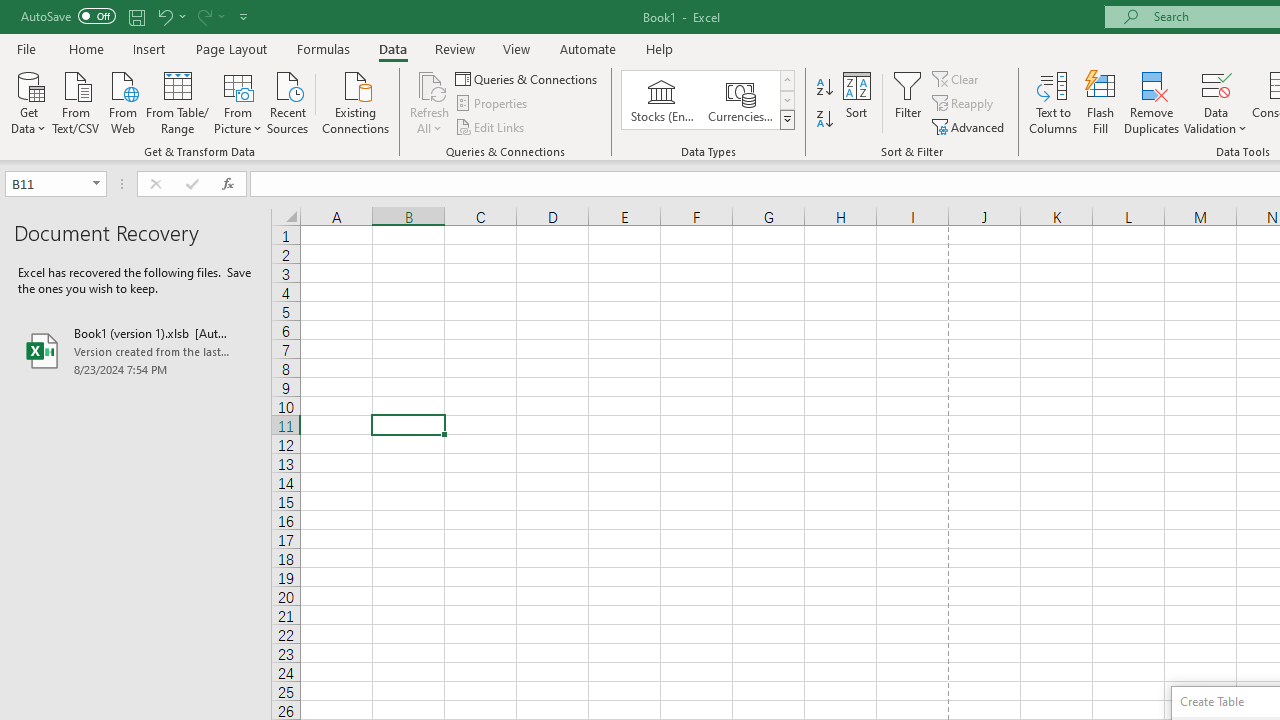 Image resolution: width=1280 pixels, height=720 pixels. I want to click on 'Text to Columns...', so click(1052, 103).